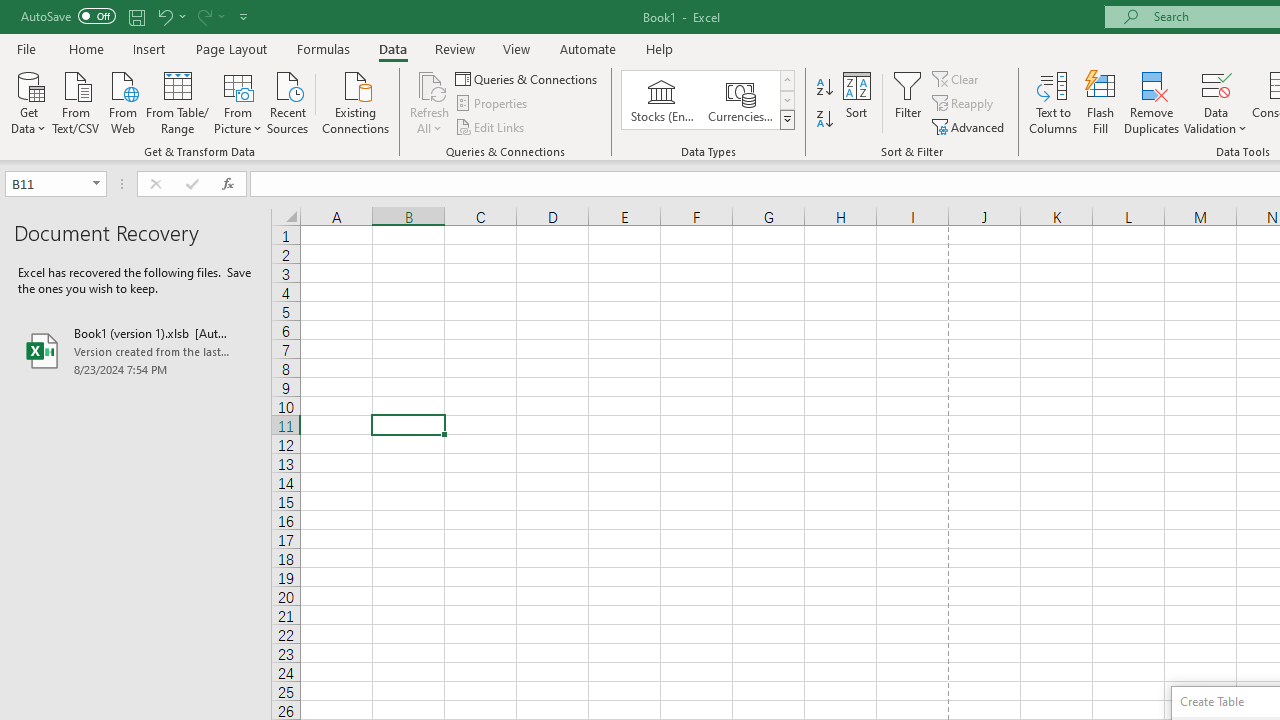 Image resolution: width=1280 pixels, height=720 pixels. I want to click on 'Text to Columns...', so click(1052, 103).